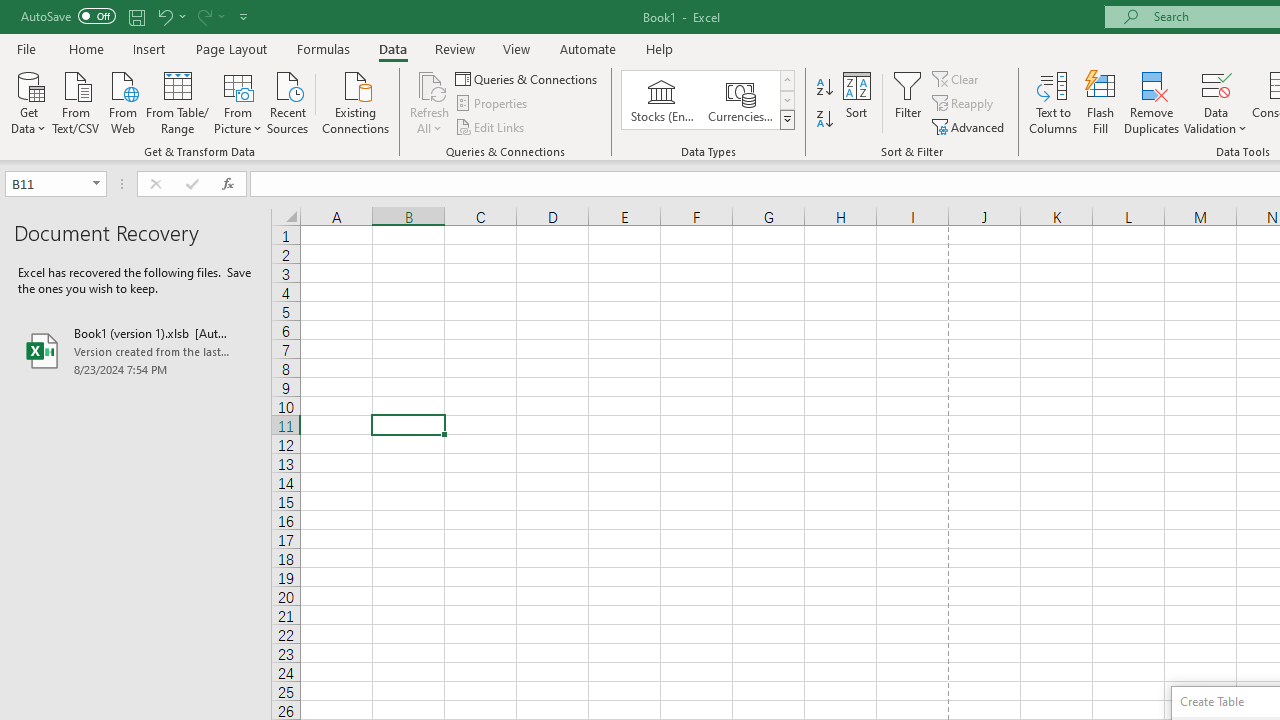 Image resolution: width=1280 pixels, height=720 pixels. I want to click on 'Text to Columns...', so click(1052, 103).